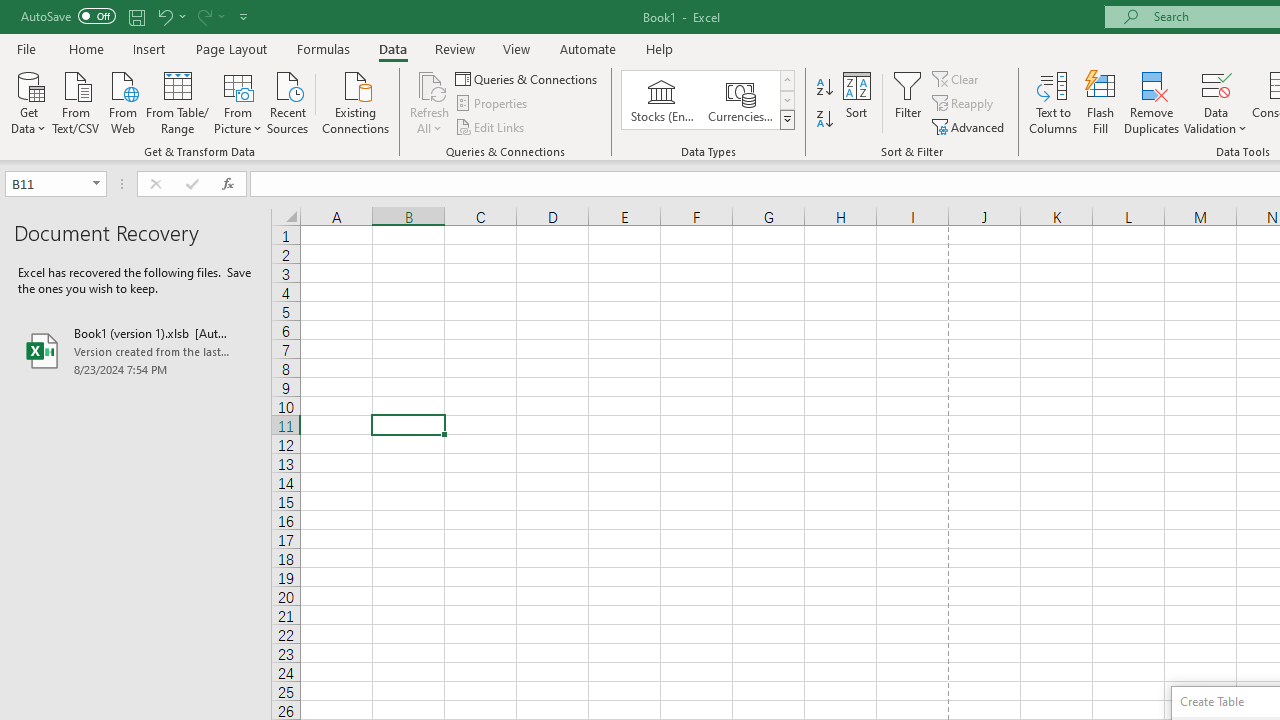 Image resolution: width=1280 pixels, height=720 pixels. I want to click on 'Text to Columns...', so click(1052, 103).